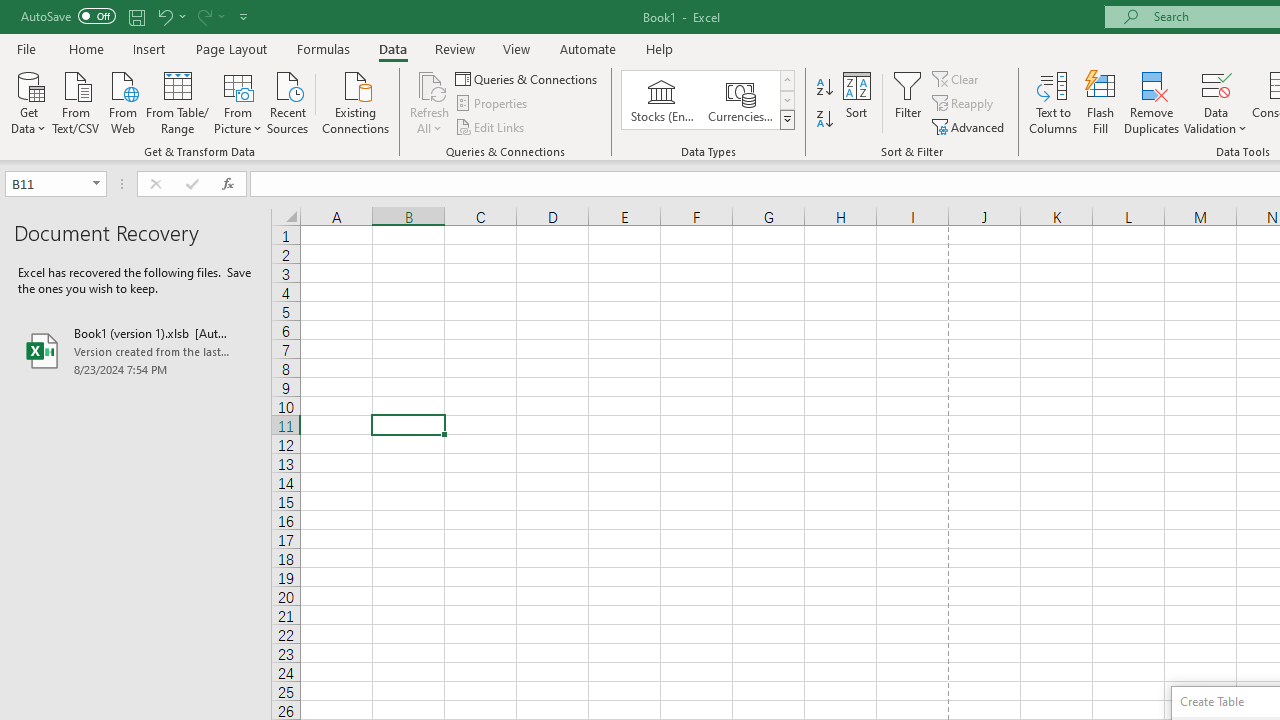 Image resolution: width=1280 pixels, height=720 pixels. I want to click on 'Text to Columns...', so click(1052, 103).